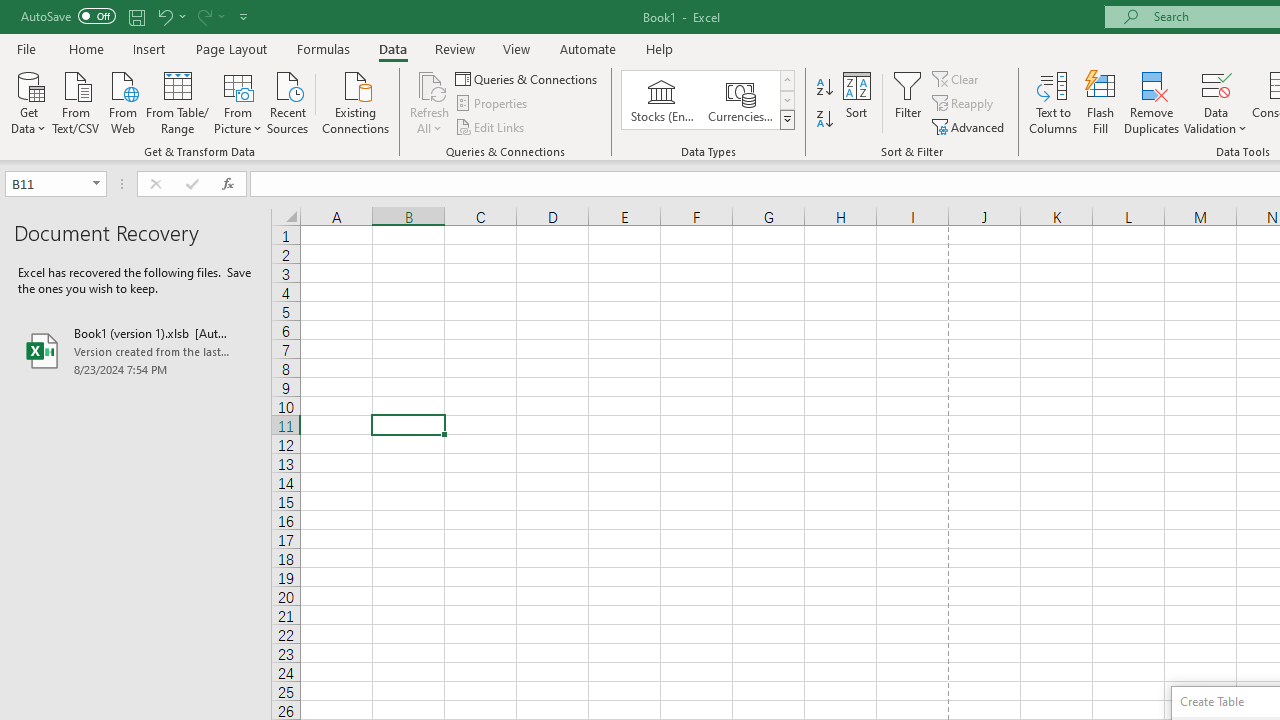 Image resolution: width=1280 pixels, height=720 pixels. I want to click on 'Text to Columns...', so click(1052, 103).